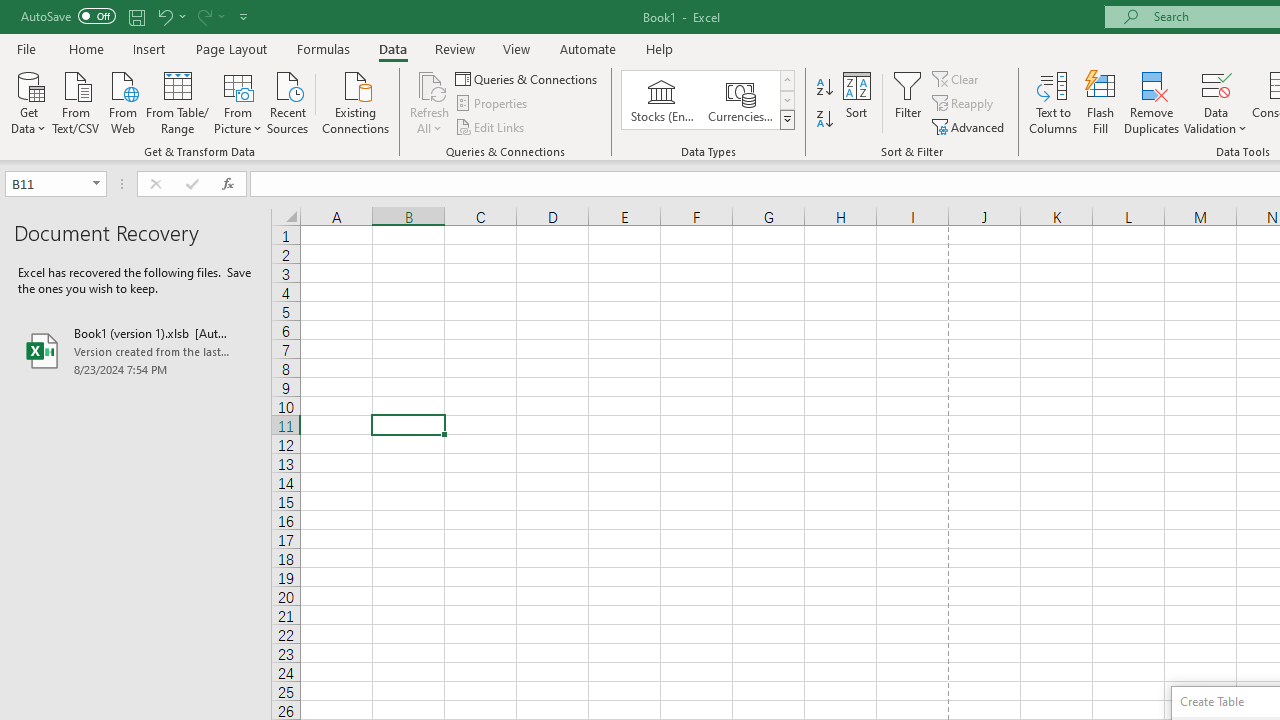 Image resolution: width=1280 pixels, height=720 pixels. I want to click on 'Text to Columns...', so click(1052, 103).